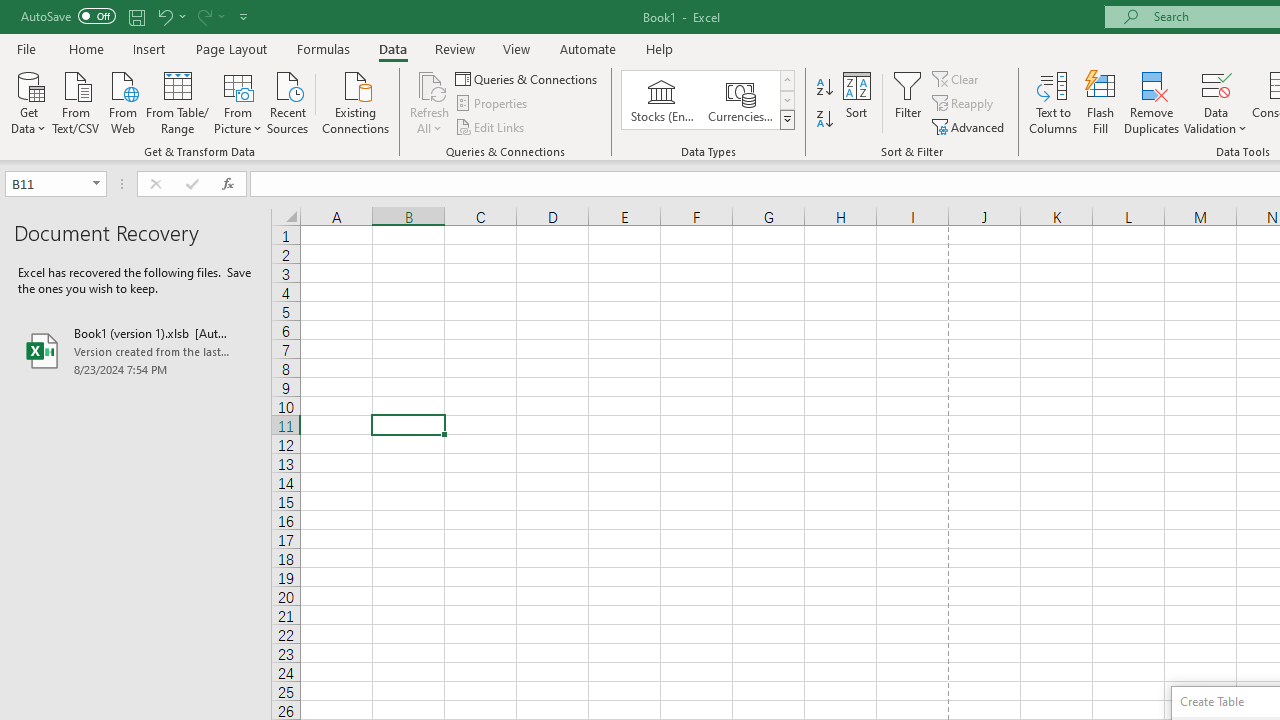 Image resolution: width=1280 pixels, height=720 pixels. I want to click on 'Text to Columns...', so click(1052, 103).